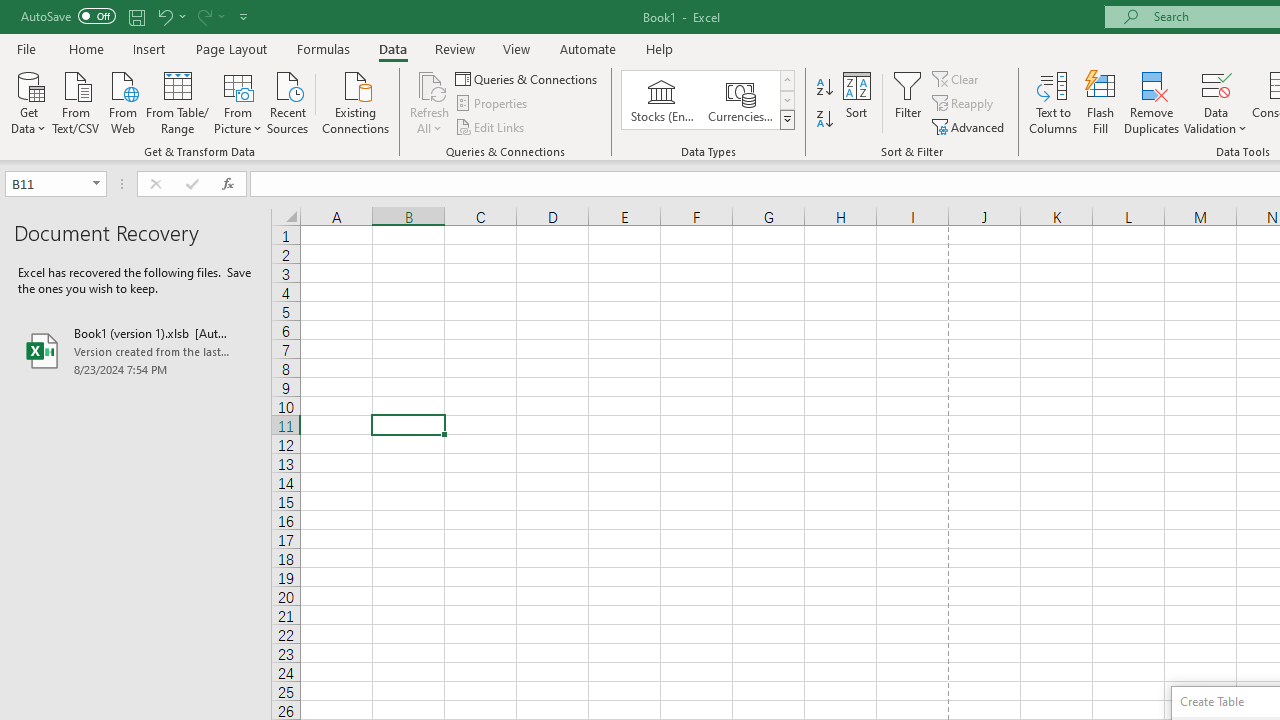 Image resolution: width=1280 pixels, height=720 pixels. I want to click on 'Text to Columns...', so click(1052, 103).